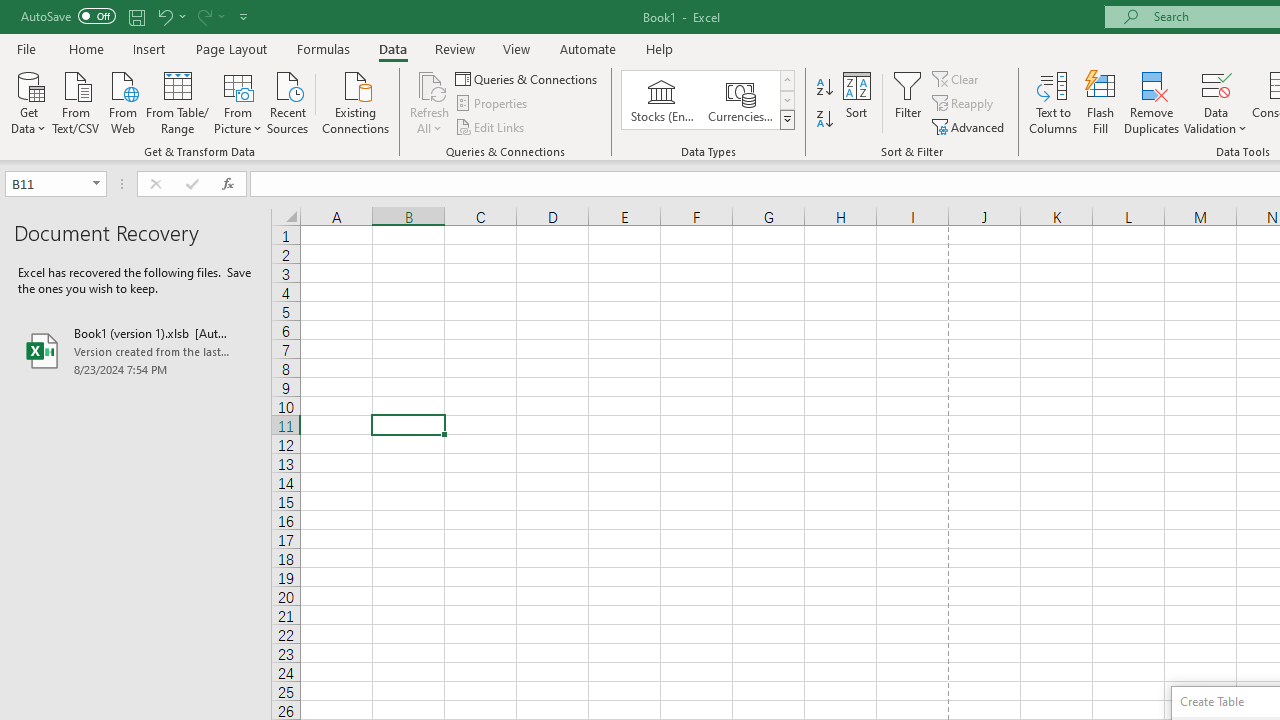 Image resolution: width=1280 pixels, height=720 pixels. I want to click on 'Text to Columns...', so click(1052, 103).